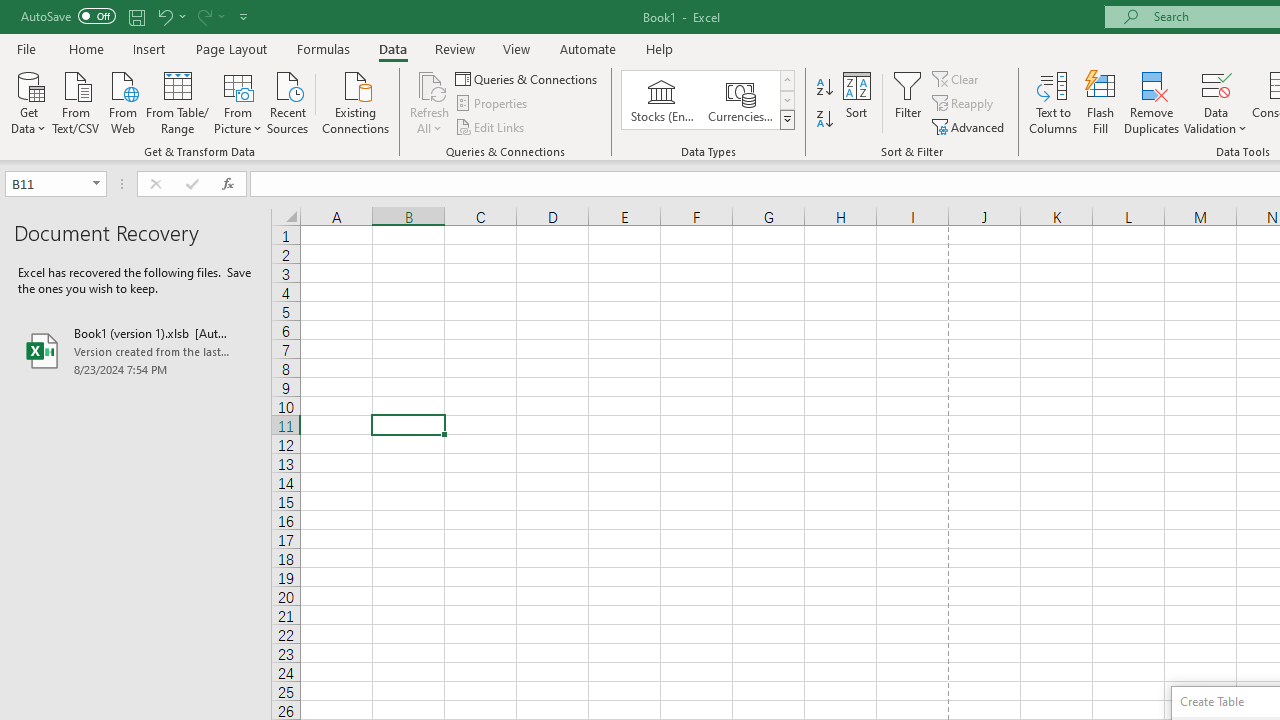 Image resolution: width=1280 pixels, height=720 pixels. I want to click on 'Text to Columns...', so click(1052, 103).